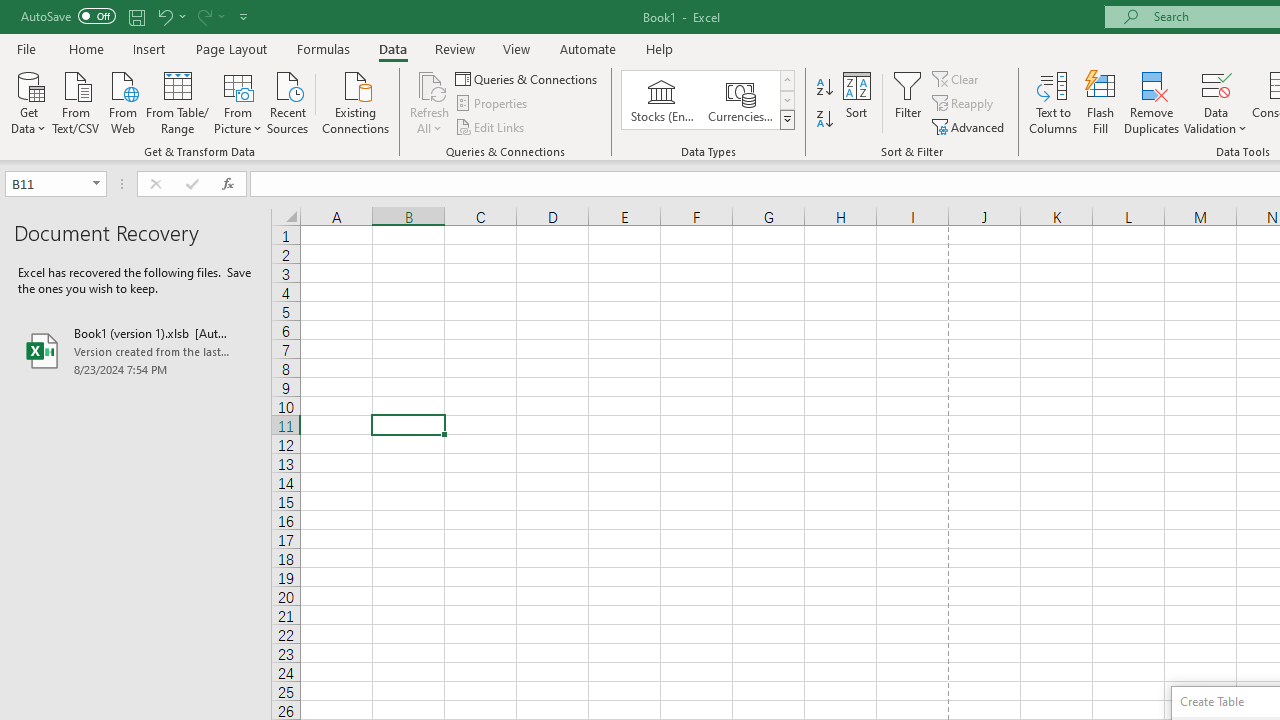 Image resolution: width=1280 pixels, height=720 pixels. I want to click on 'Text to Columns...', so click(1052, 103).